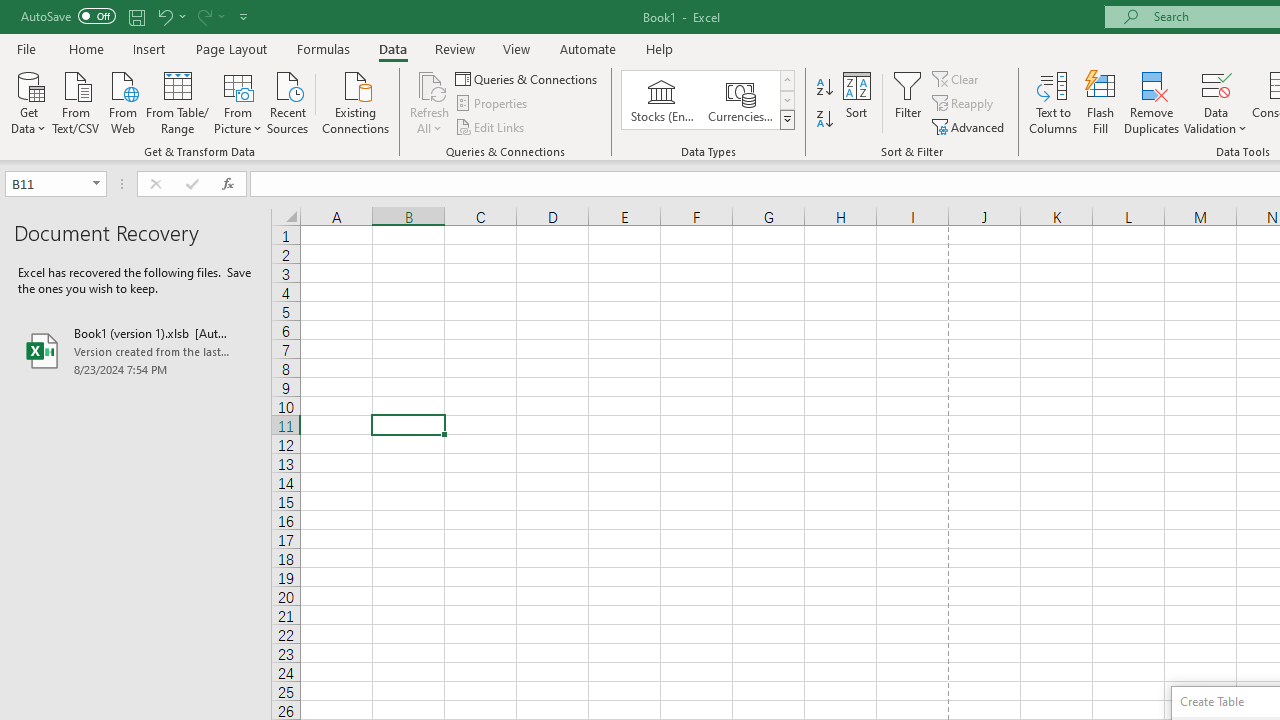 Image resolution: width=1280 pixels, height=720 pixels. I want to click on 'Text to Columns...', so click(1052, 103).